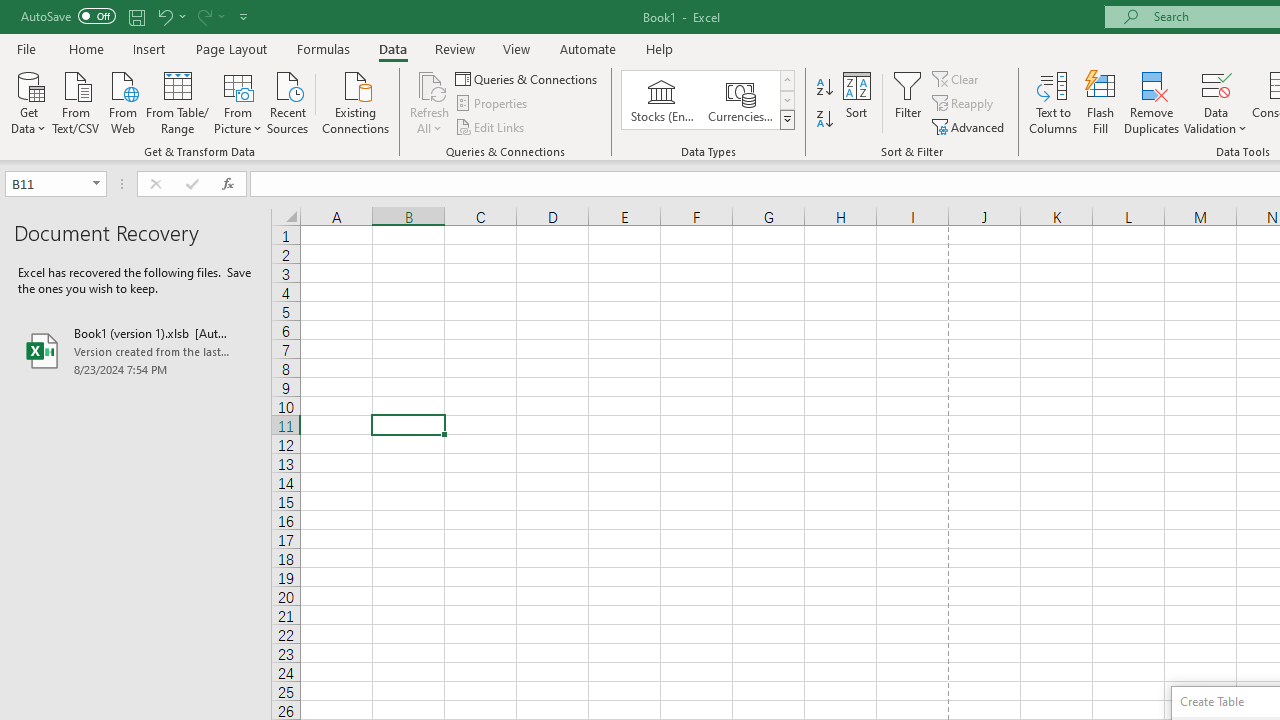 Image resolution: width=1280 pixels, height=720 pixels. I want to click on 'Text to Columns...', so click(1052, 103).